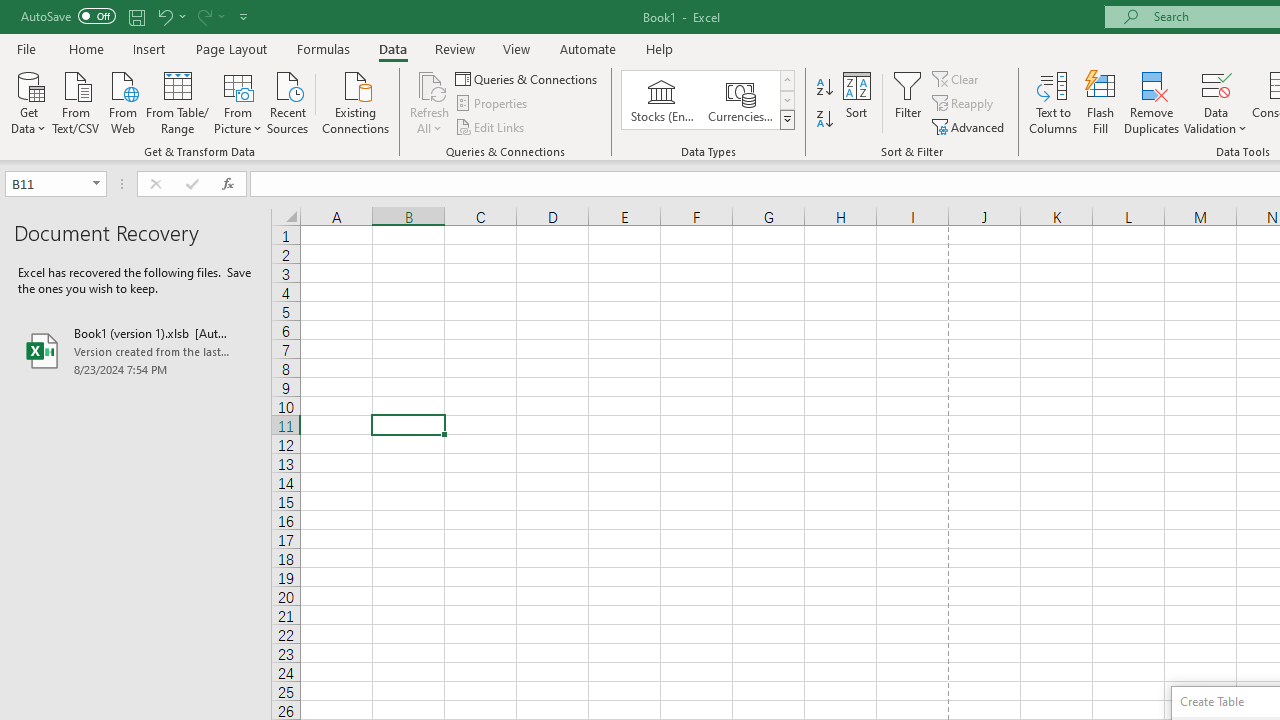 Image resolution: width=1280 pixels, height=720 pixels. I want to click on 'Text to Columns...', so click(1052, 103).